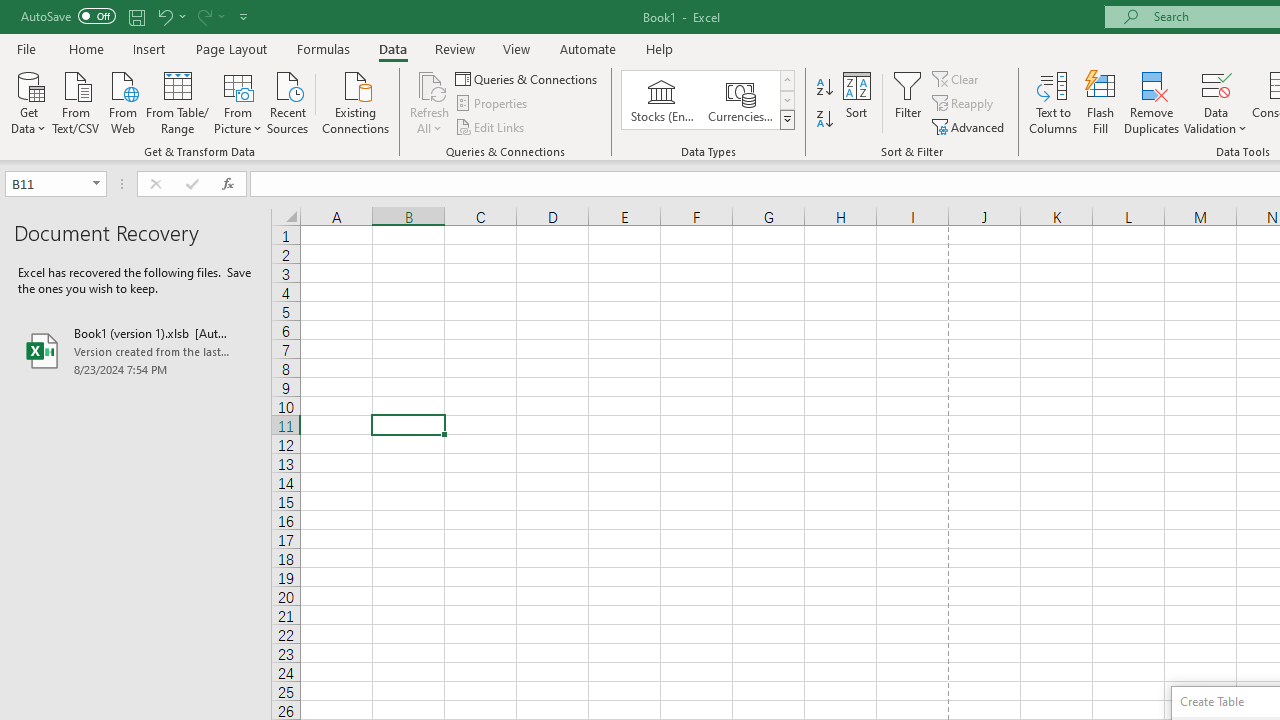 Image resolution: width=1280 pixels, height=720 pixels. I want to click on 'Text to Columns...', so click(1052, 103).